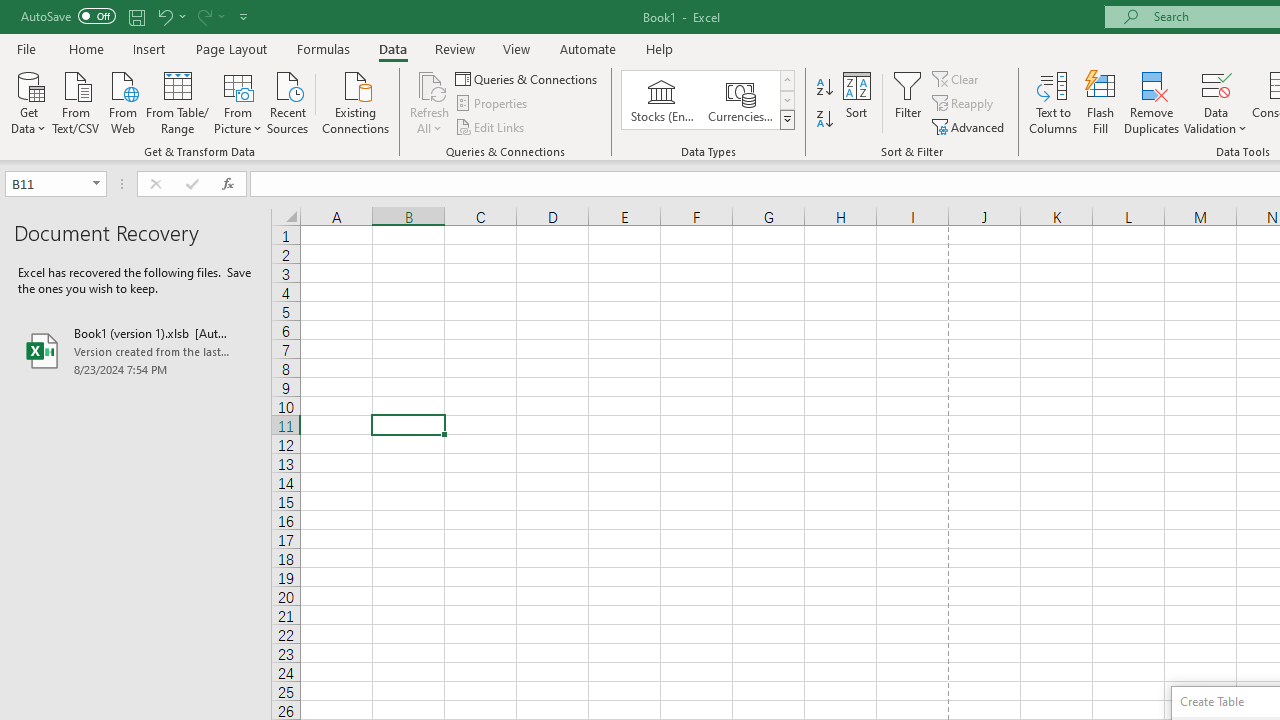 Image resolution: width=1280 pixels, height=720 pixels. I want to click on 'Text to Columns...', so click(1052, 103).